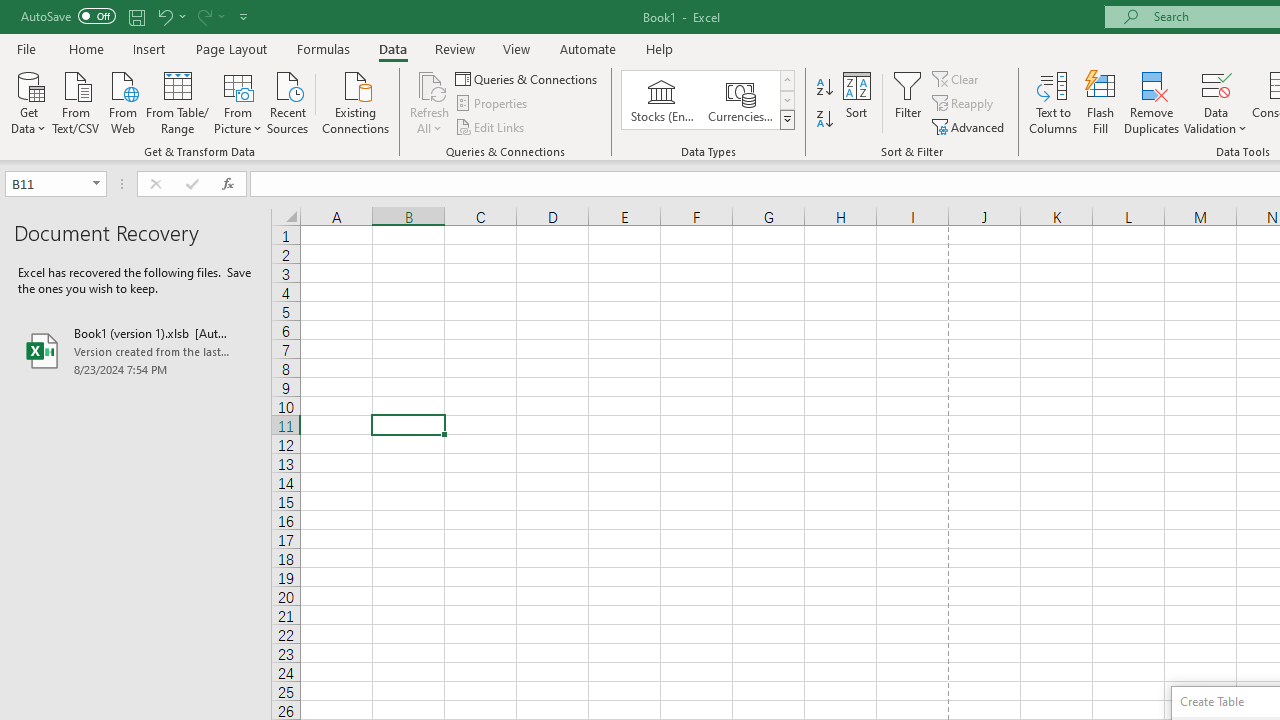 Image resolution: width=1280 pixels, height=720 pixels. I want to click on 'Text to Columns...', so click(1052, 103).